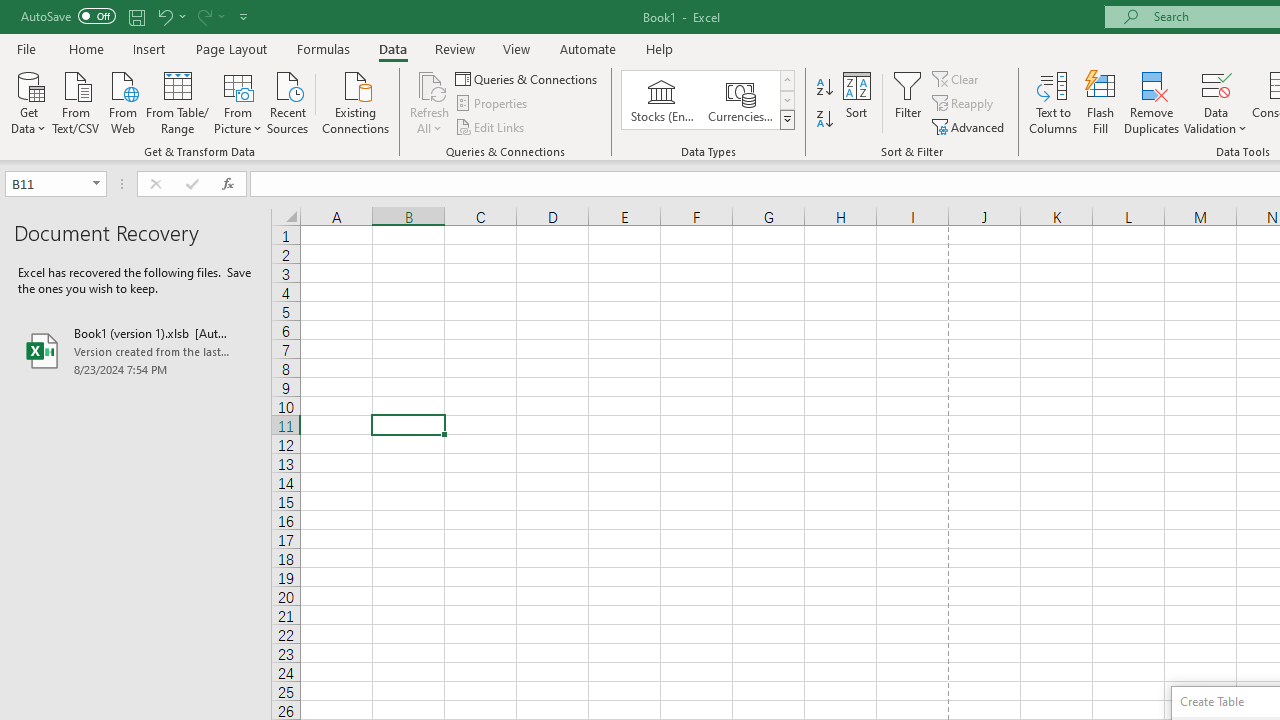 Image resolution: width=1280 pixels, height=720 pixels. I want to click on 'Text to Columns...', so click(1052, 103).